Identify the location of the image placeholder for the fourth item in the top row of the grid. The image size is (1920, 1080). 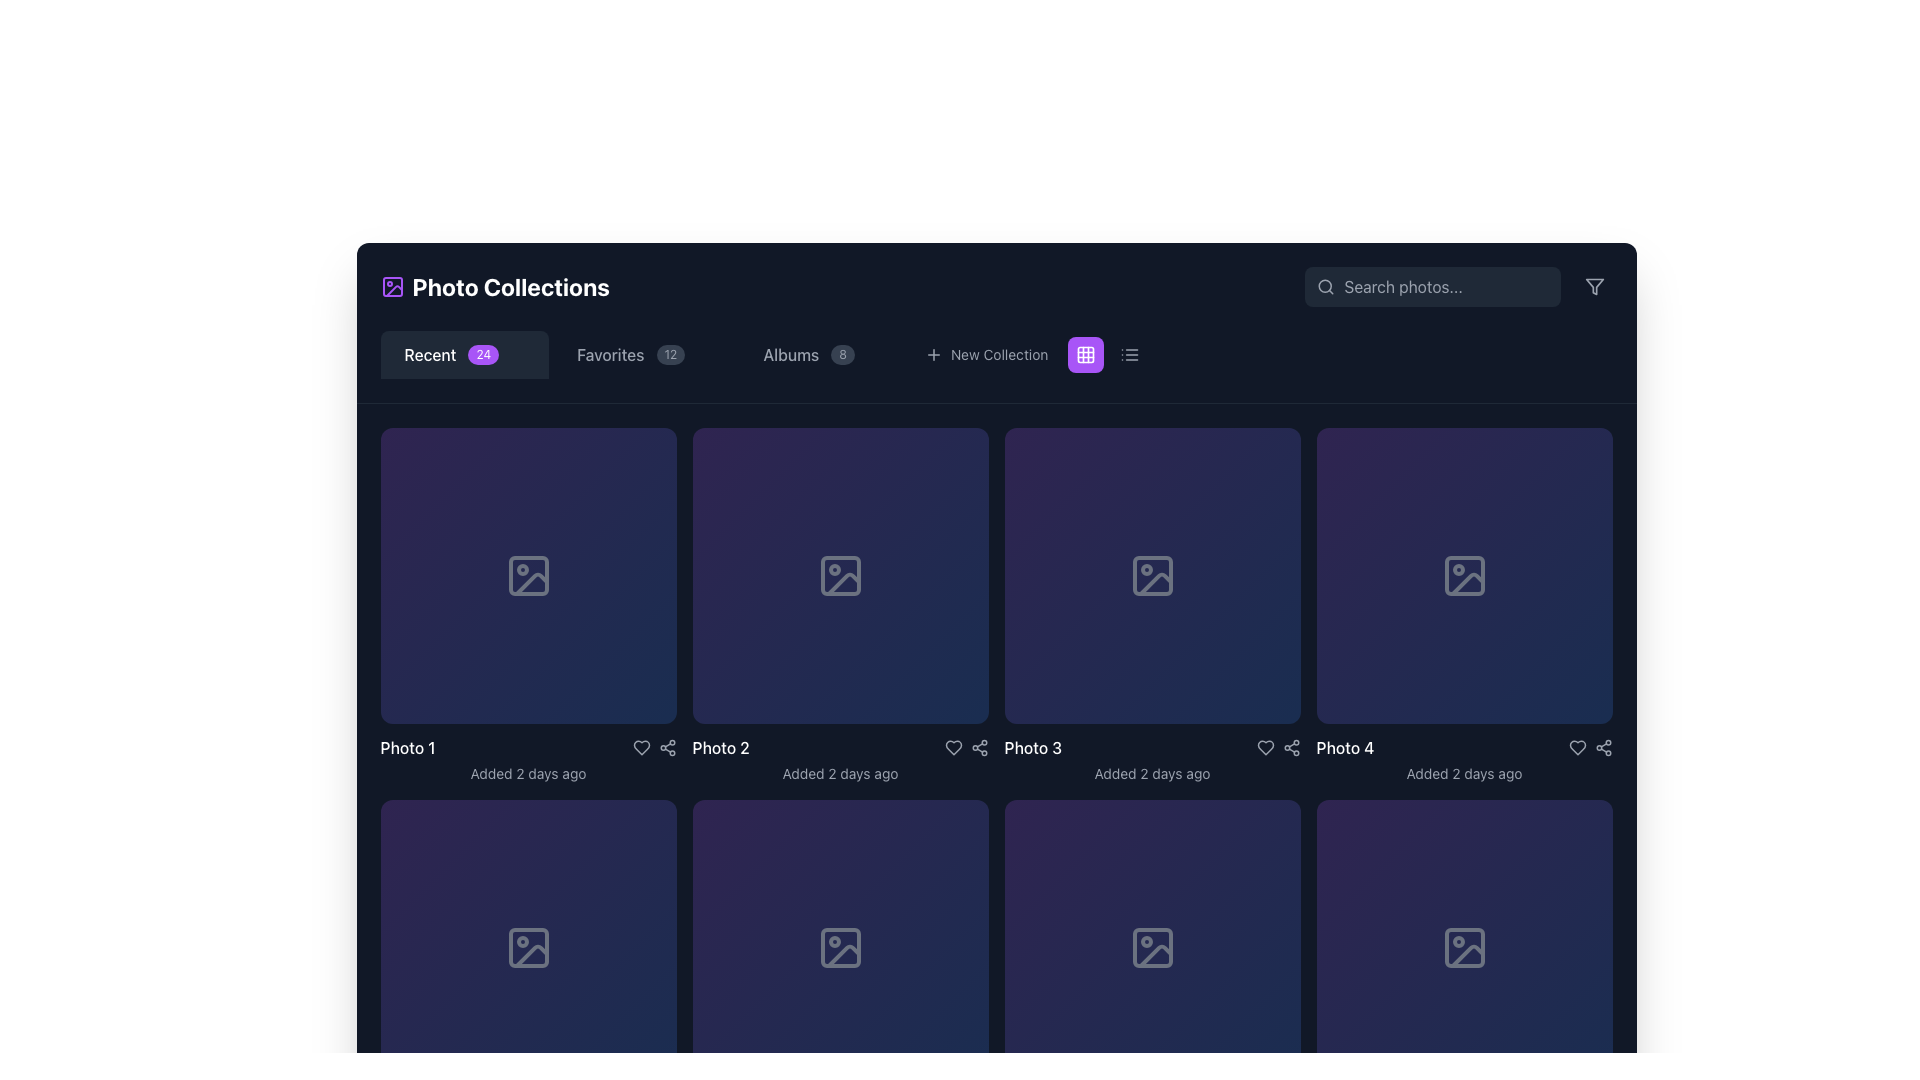
(1464, 575).